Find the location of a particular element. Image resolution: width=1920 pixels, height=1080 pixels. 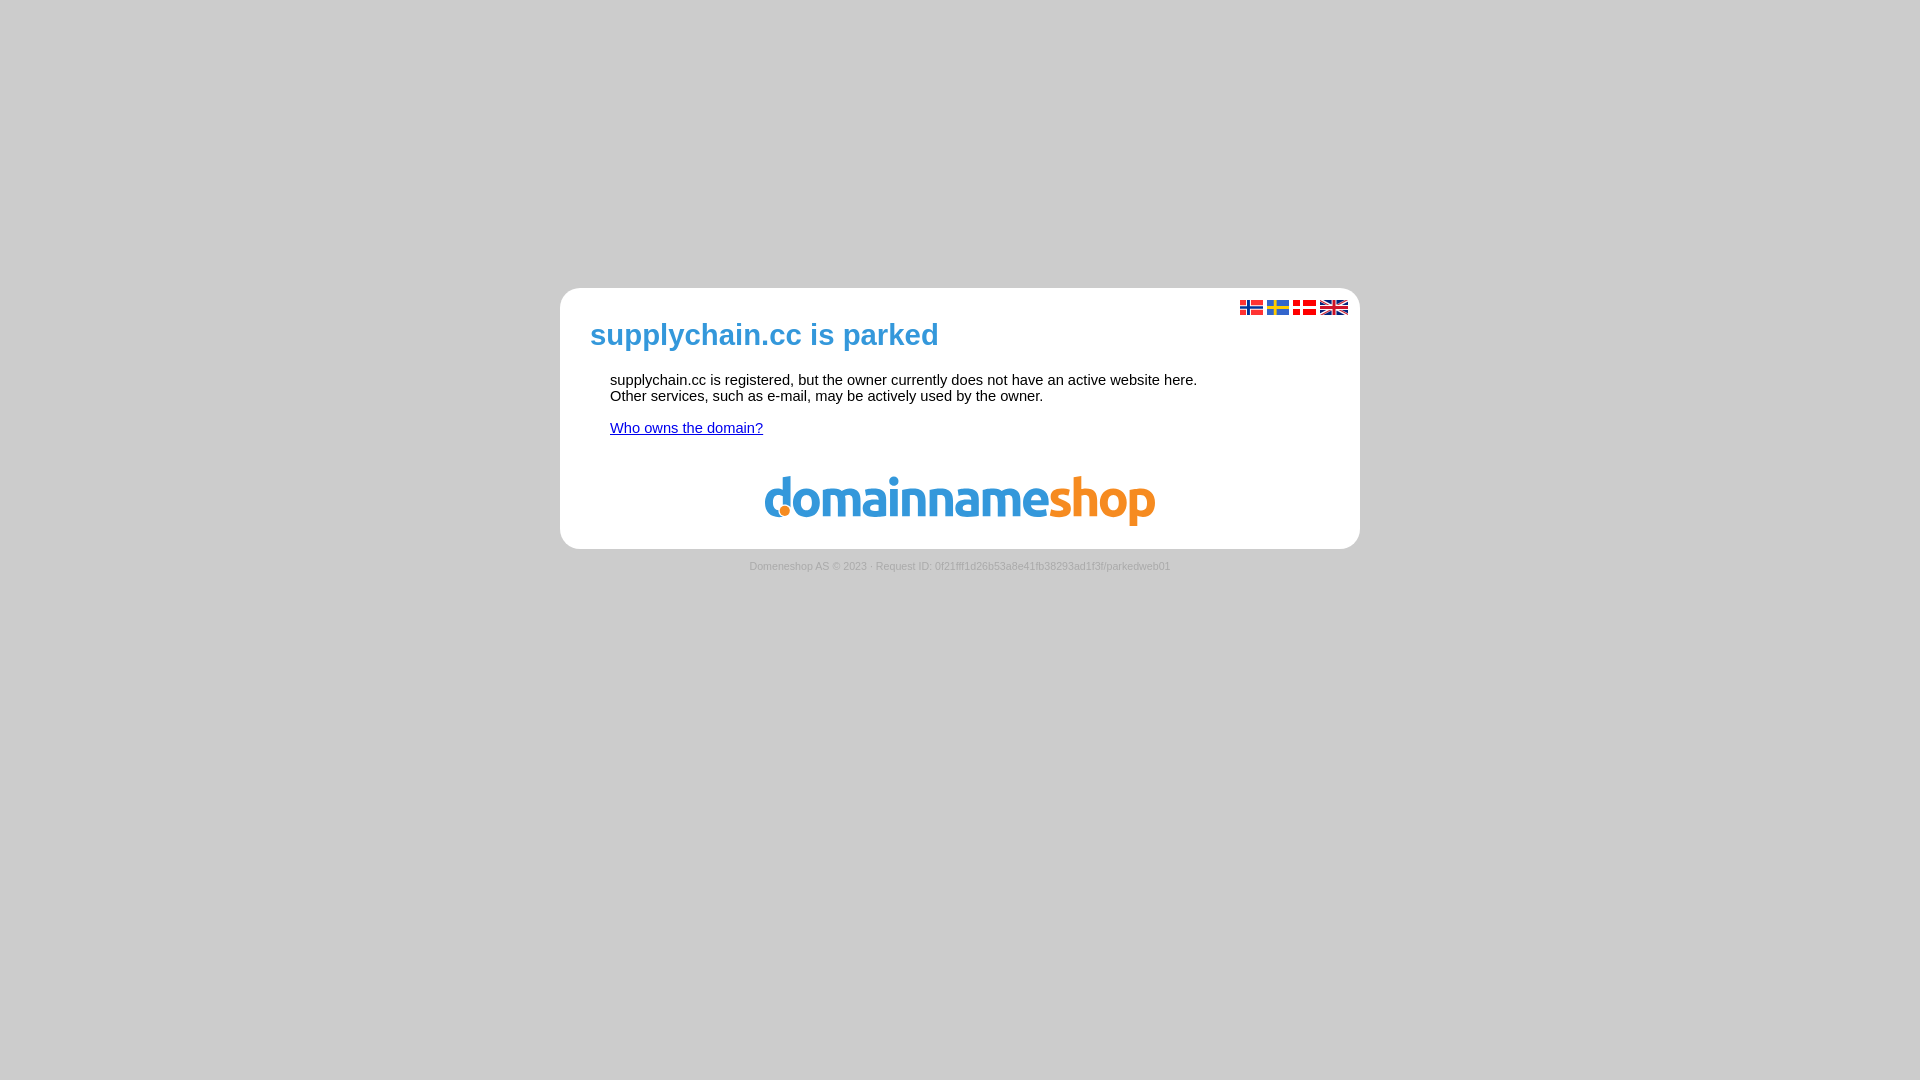

'Norsk' is located at coordinates (1250, 307).